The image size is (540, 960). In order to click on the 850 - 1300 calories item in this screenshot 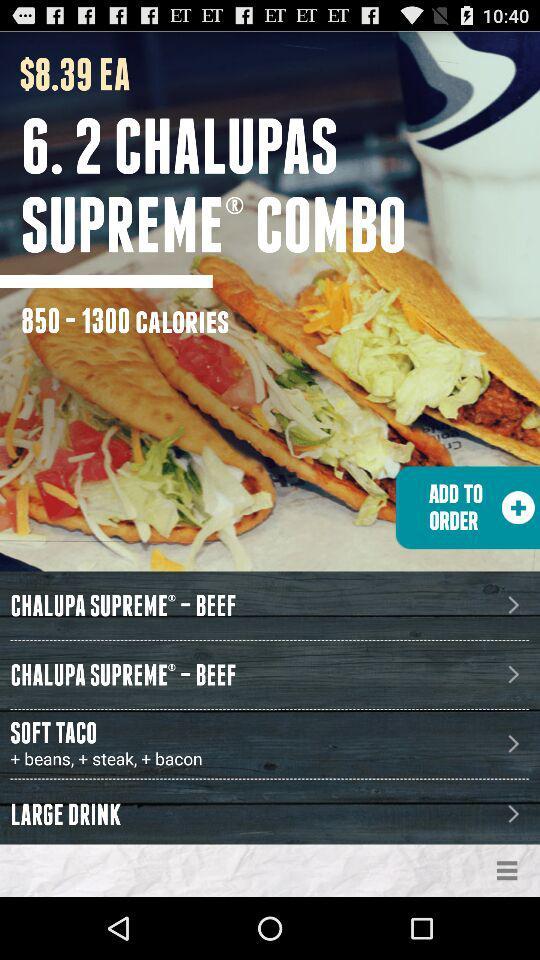, I will do `click(125, 320)`.